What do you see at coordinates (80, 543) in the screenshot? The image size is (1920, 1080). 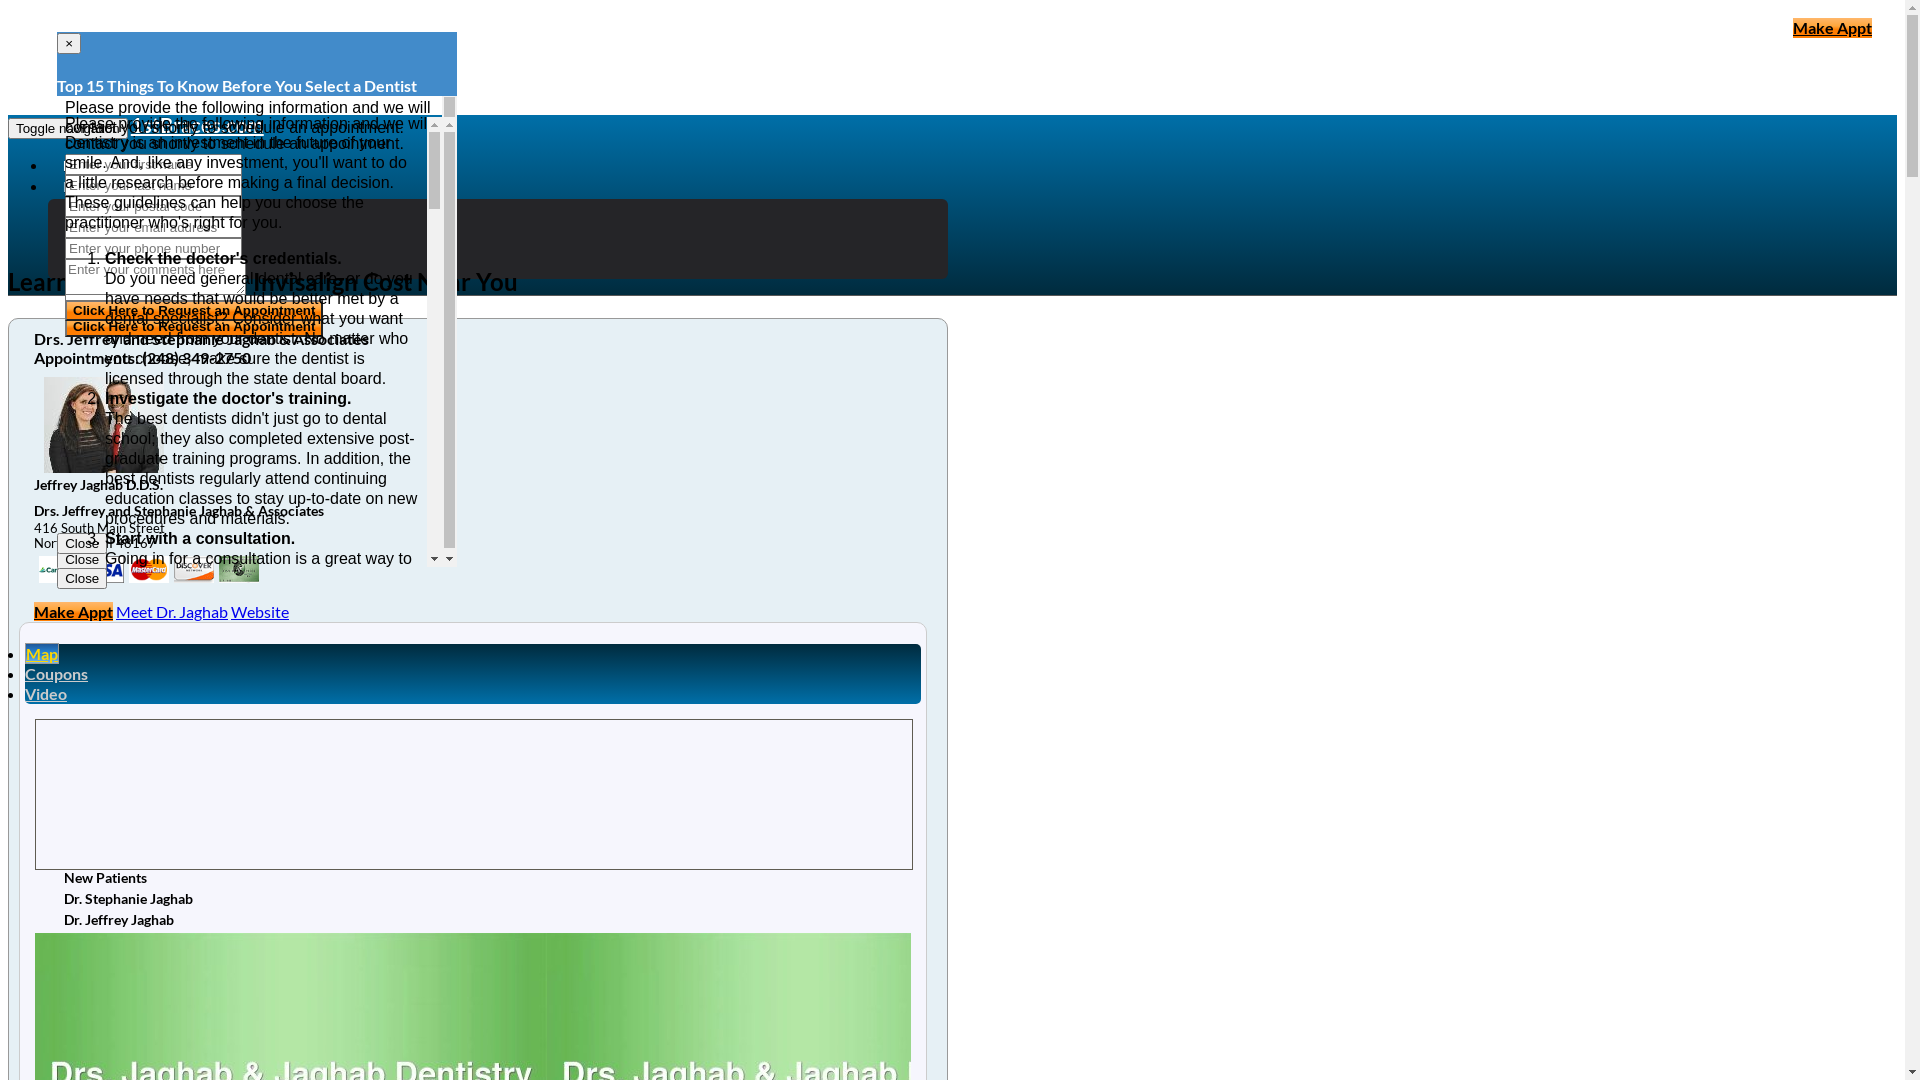 I see `'Close'` at bounding box center [80, 543].